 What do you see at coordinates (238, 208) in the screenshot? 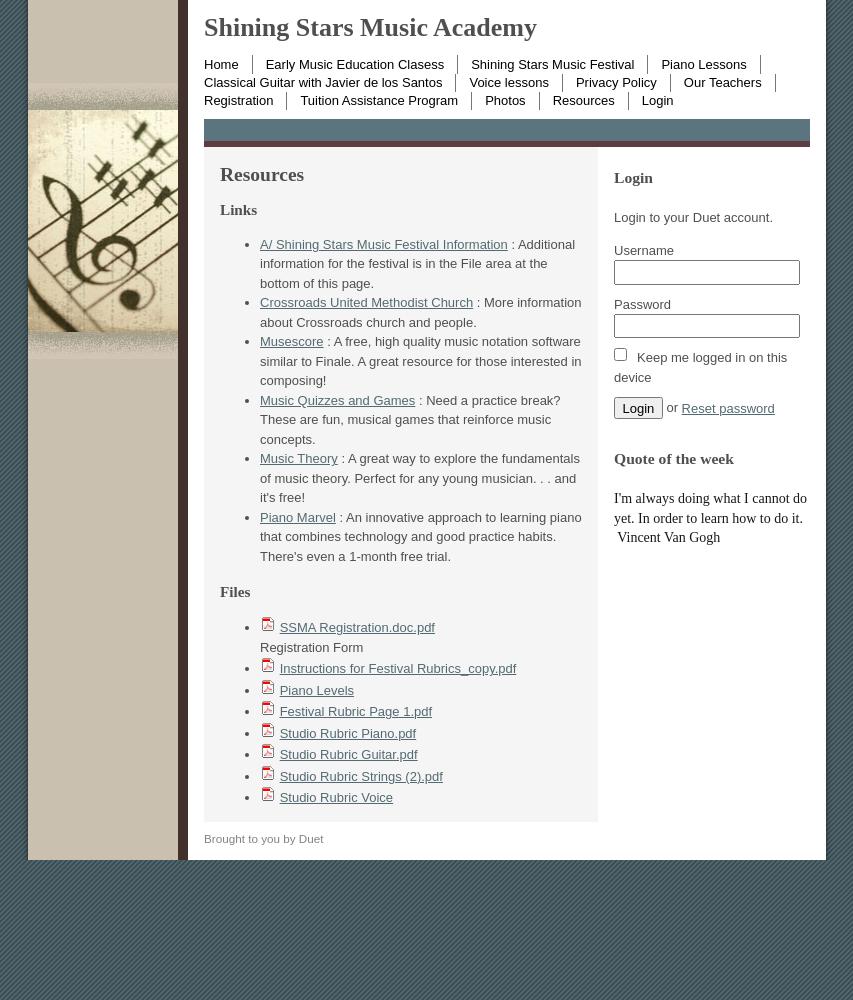
I see `'Links'` at bounding box center [238, 208].